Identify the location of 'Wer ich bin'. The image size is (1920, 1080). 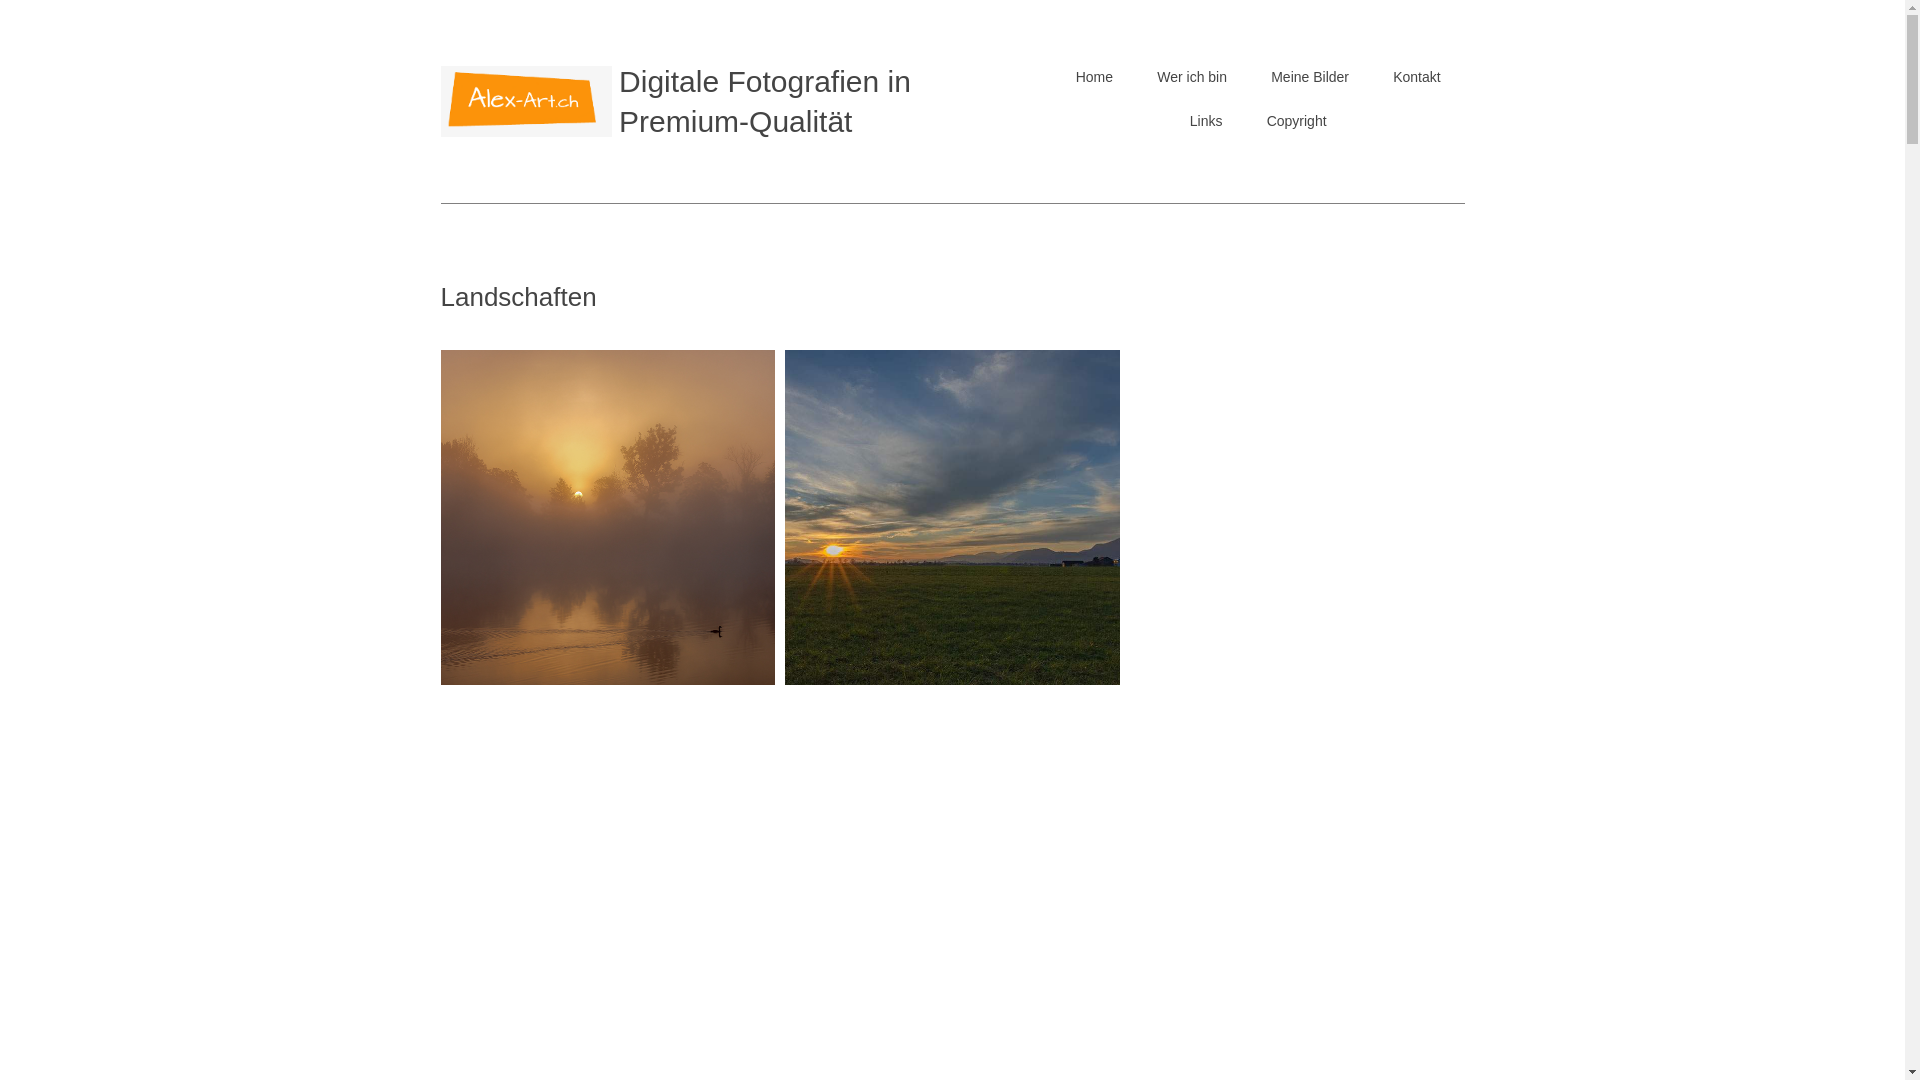
(1191, 76).